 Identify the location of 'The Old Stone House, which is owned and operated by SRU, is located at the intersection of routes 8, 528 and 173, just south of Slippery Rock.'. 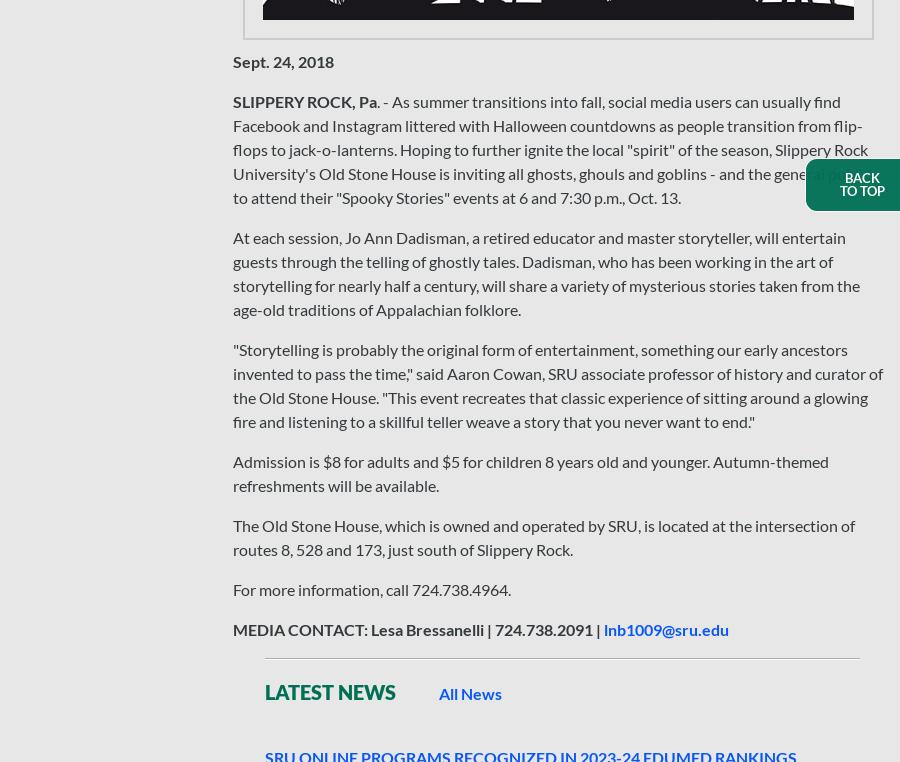
(542, 536).